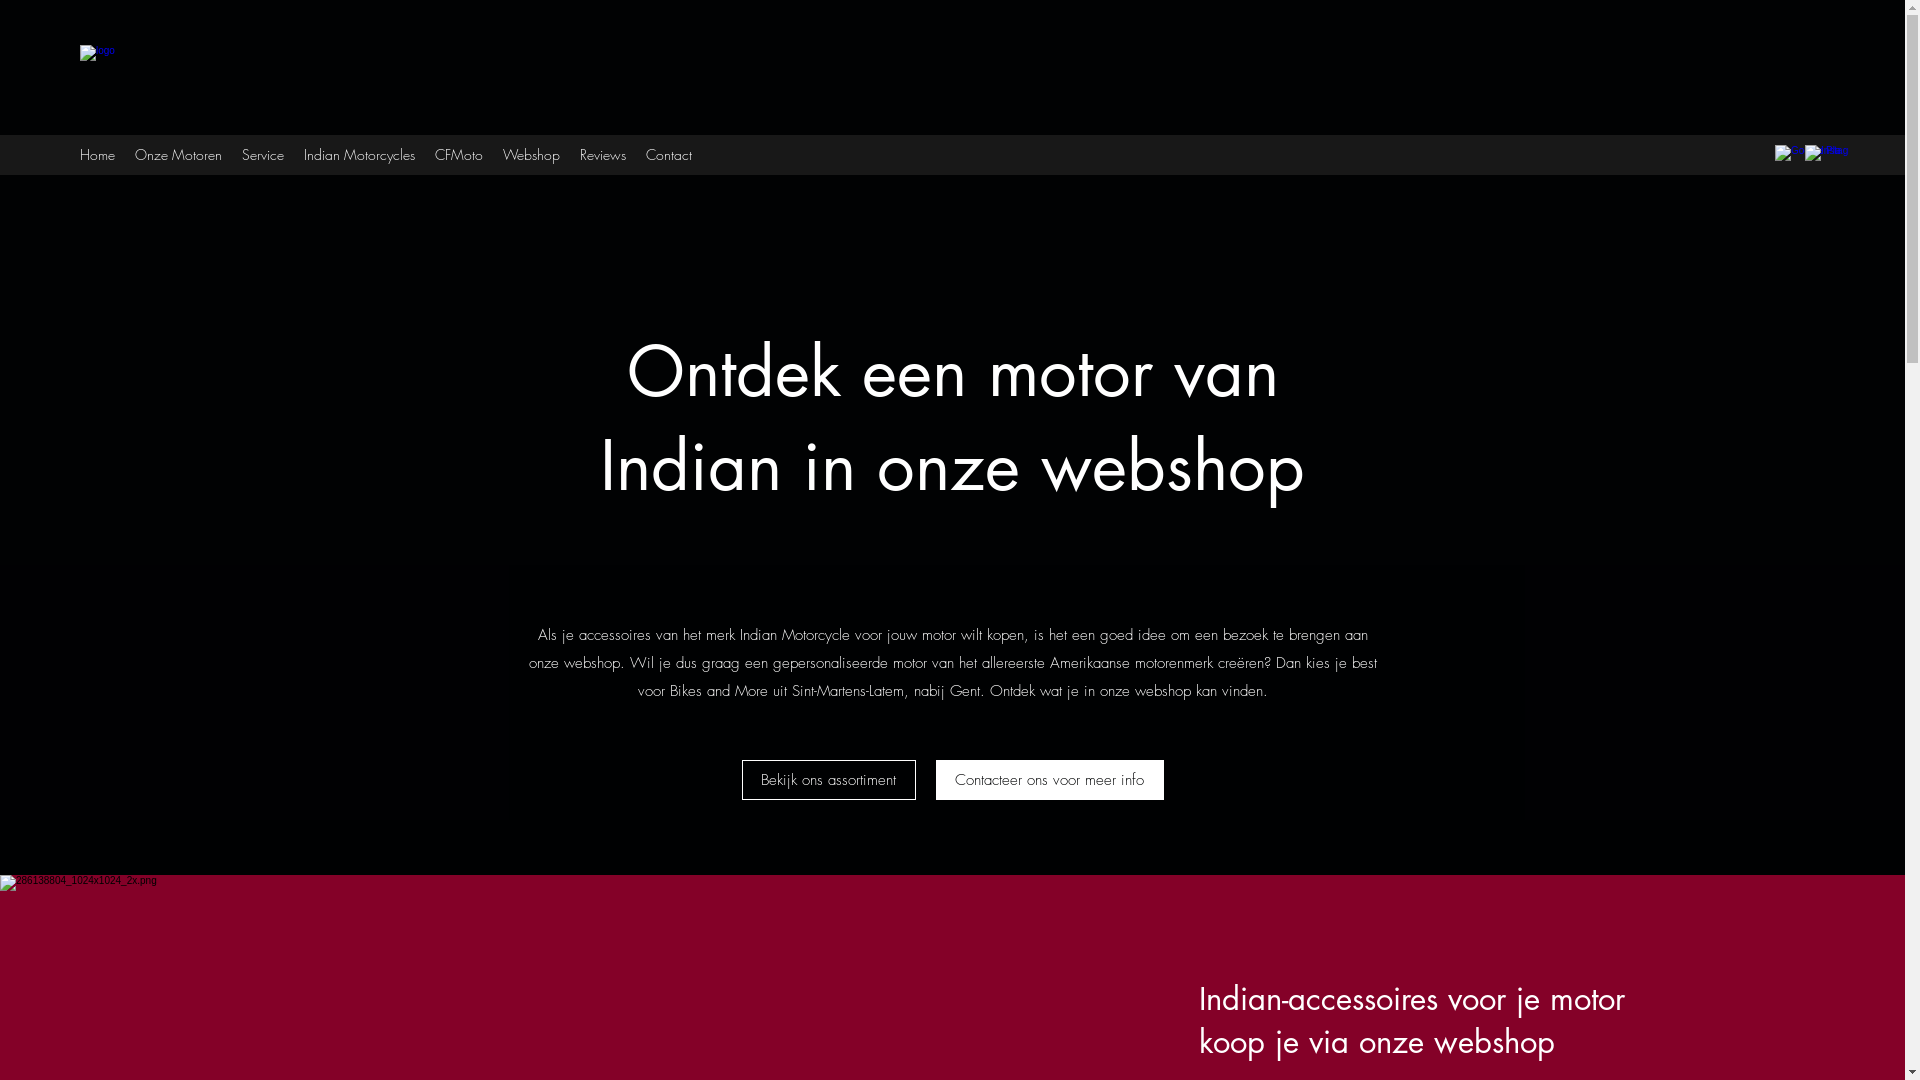  Describe the element at coordinates (96, 153) in the screenshot. I see `'Home'` at that location.